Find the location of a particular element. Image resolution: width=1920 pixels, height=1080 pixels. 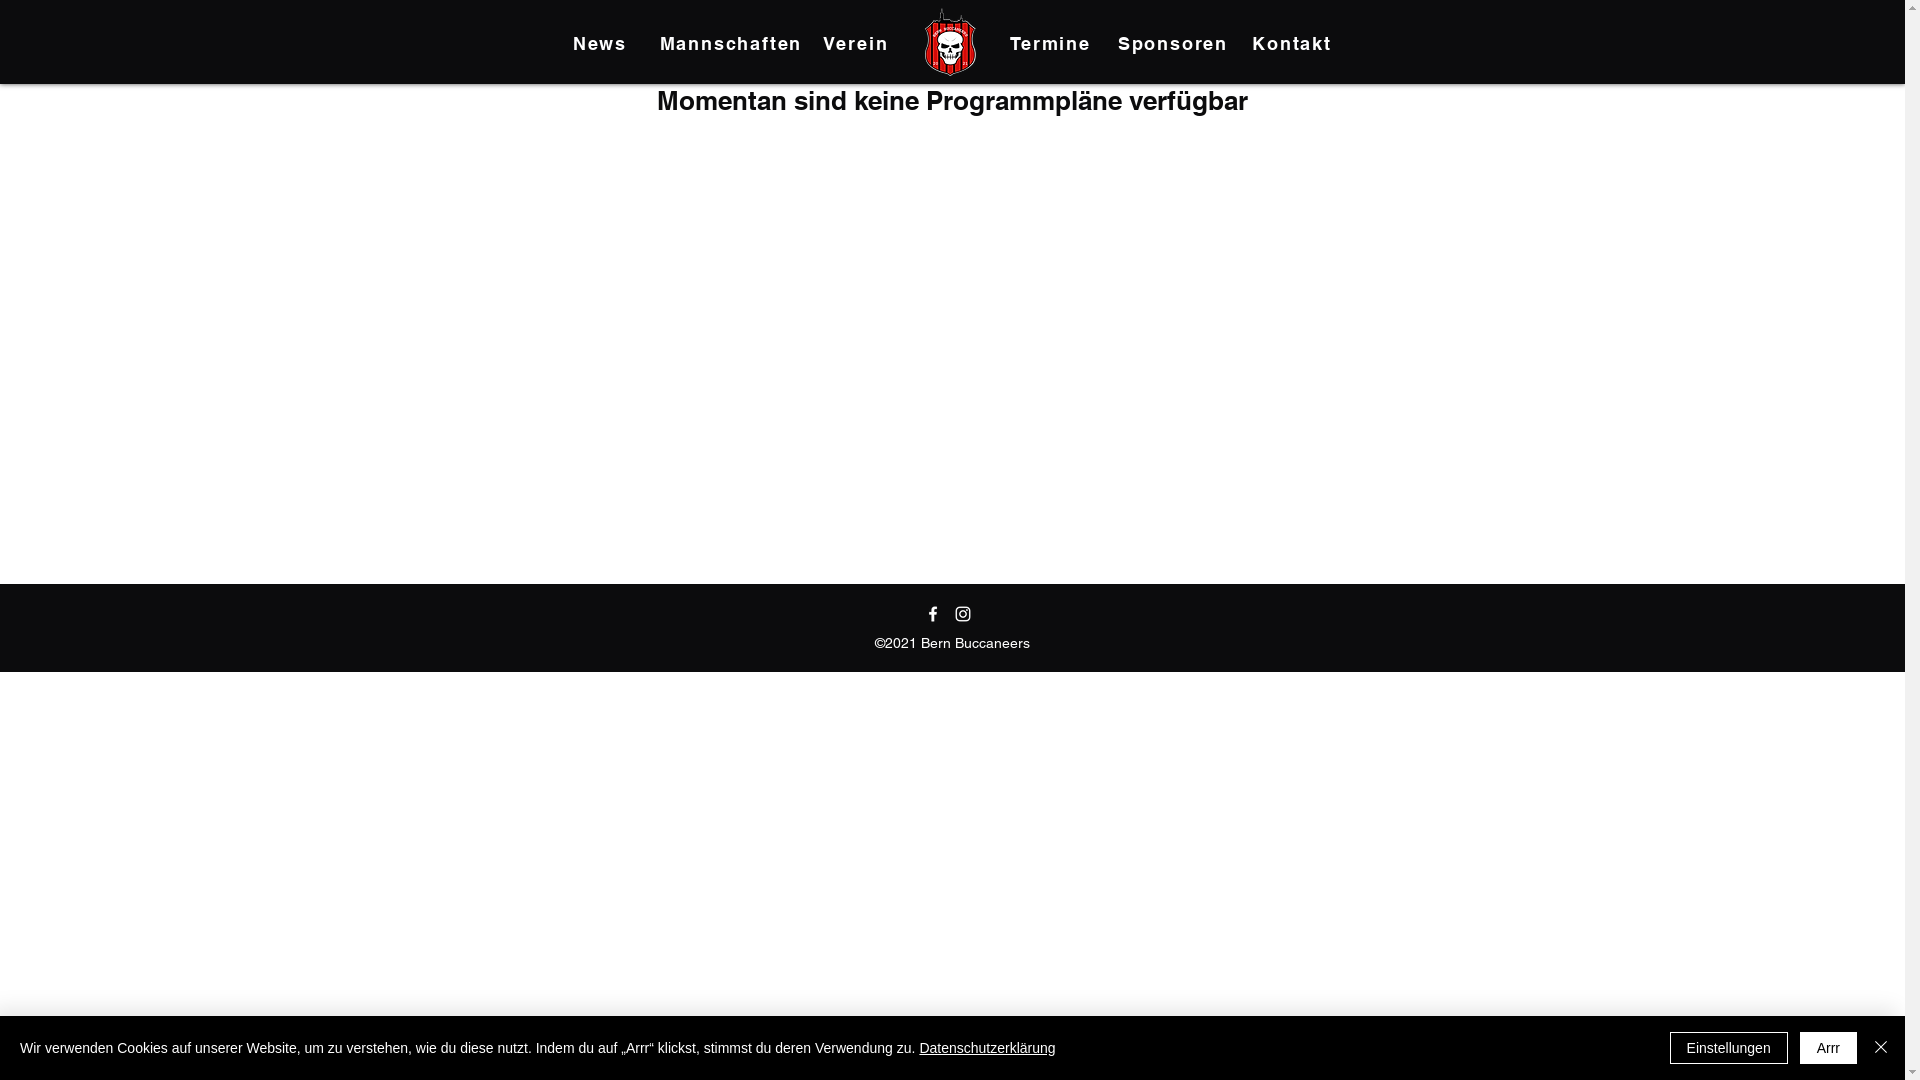

'News' is located at coordinates (601, 42).